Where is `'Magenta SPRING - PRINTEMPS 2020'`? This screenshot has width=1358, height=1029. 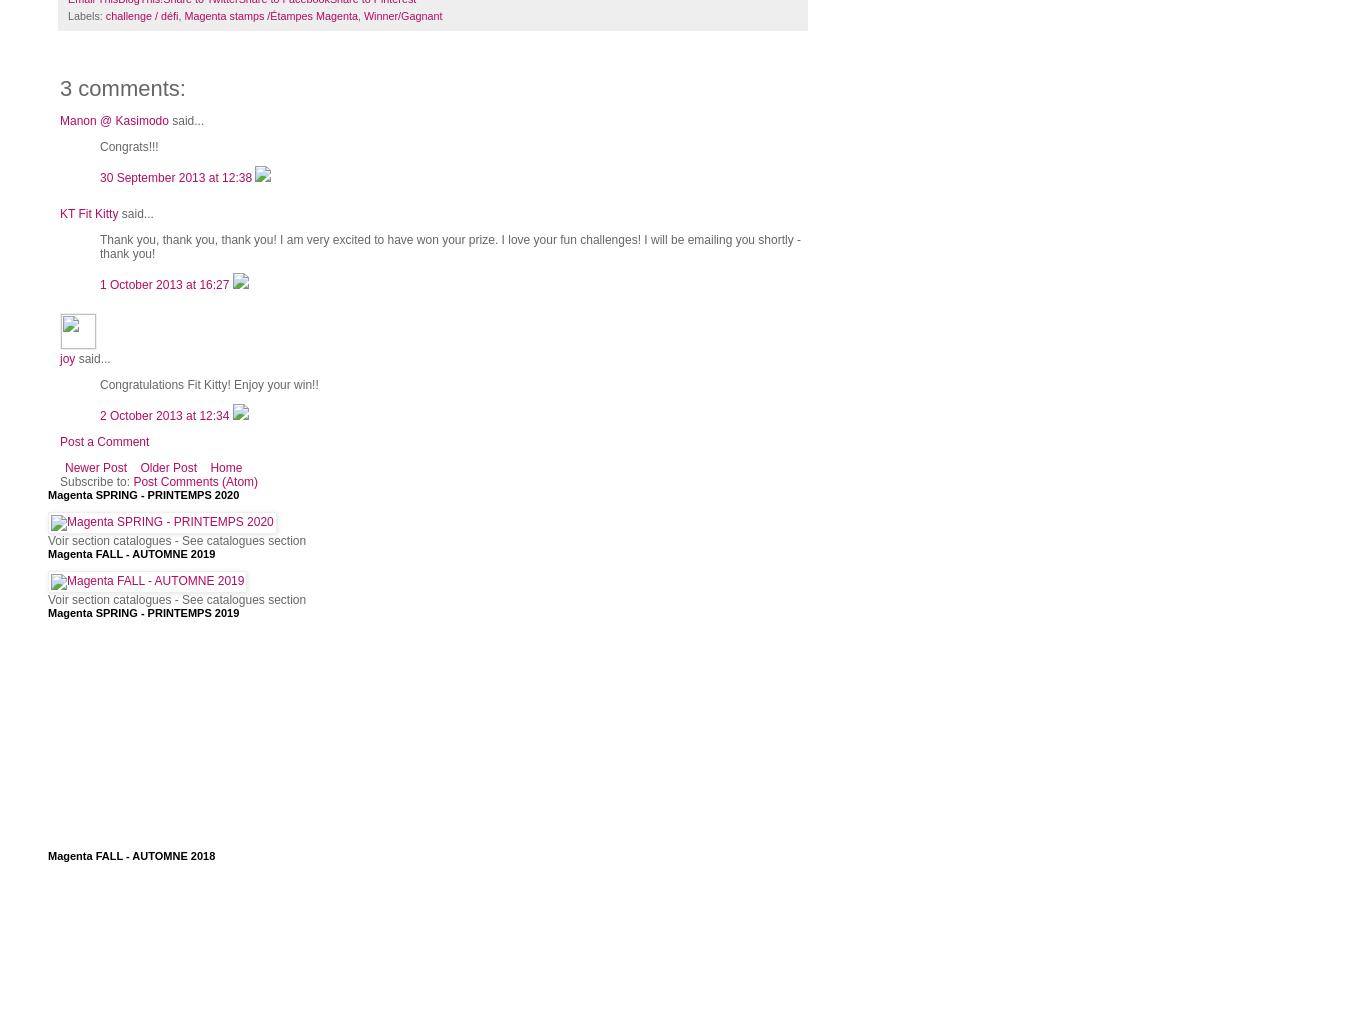 'Magenta SPRING - PRINTEMPS 2020' is located at coordinates (142, 494).